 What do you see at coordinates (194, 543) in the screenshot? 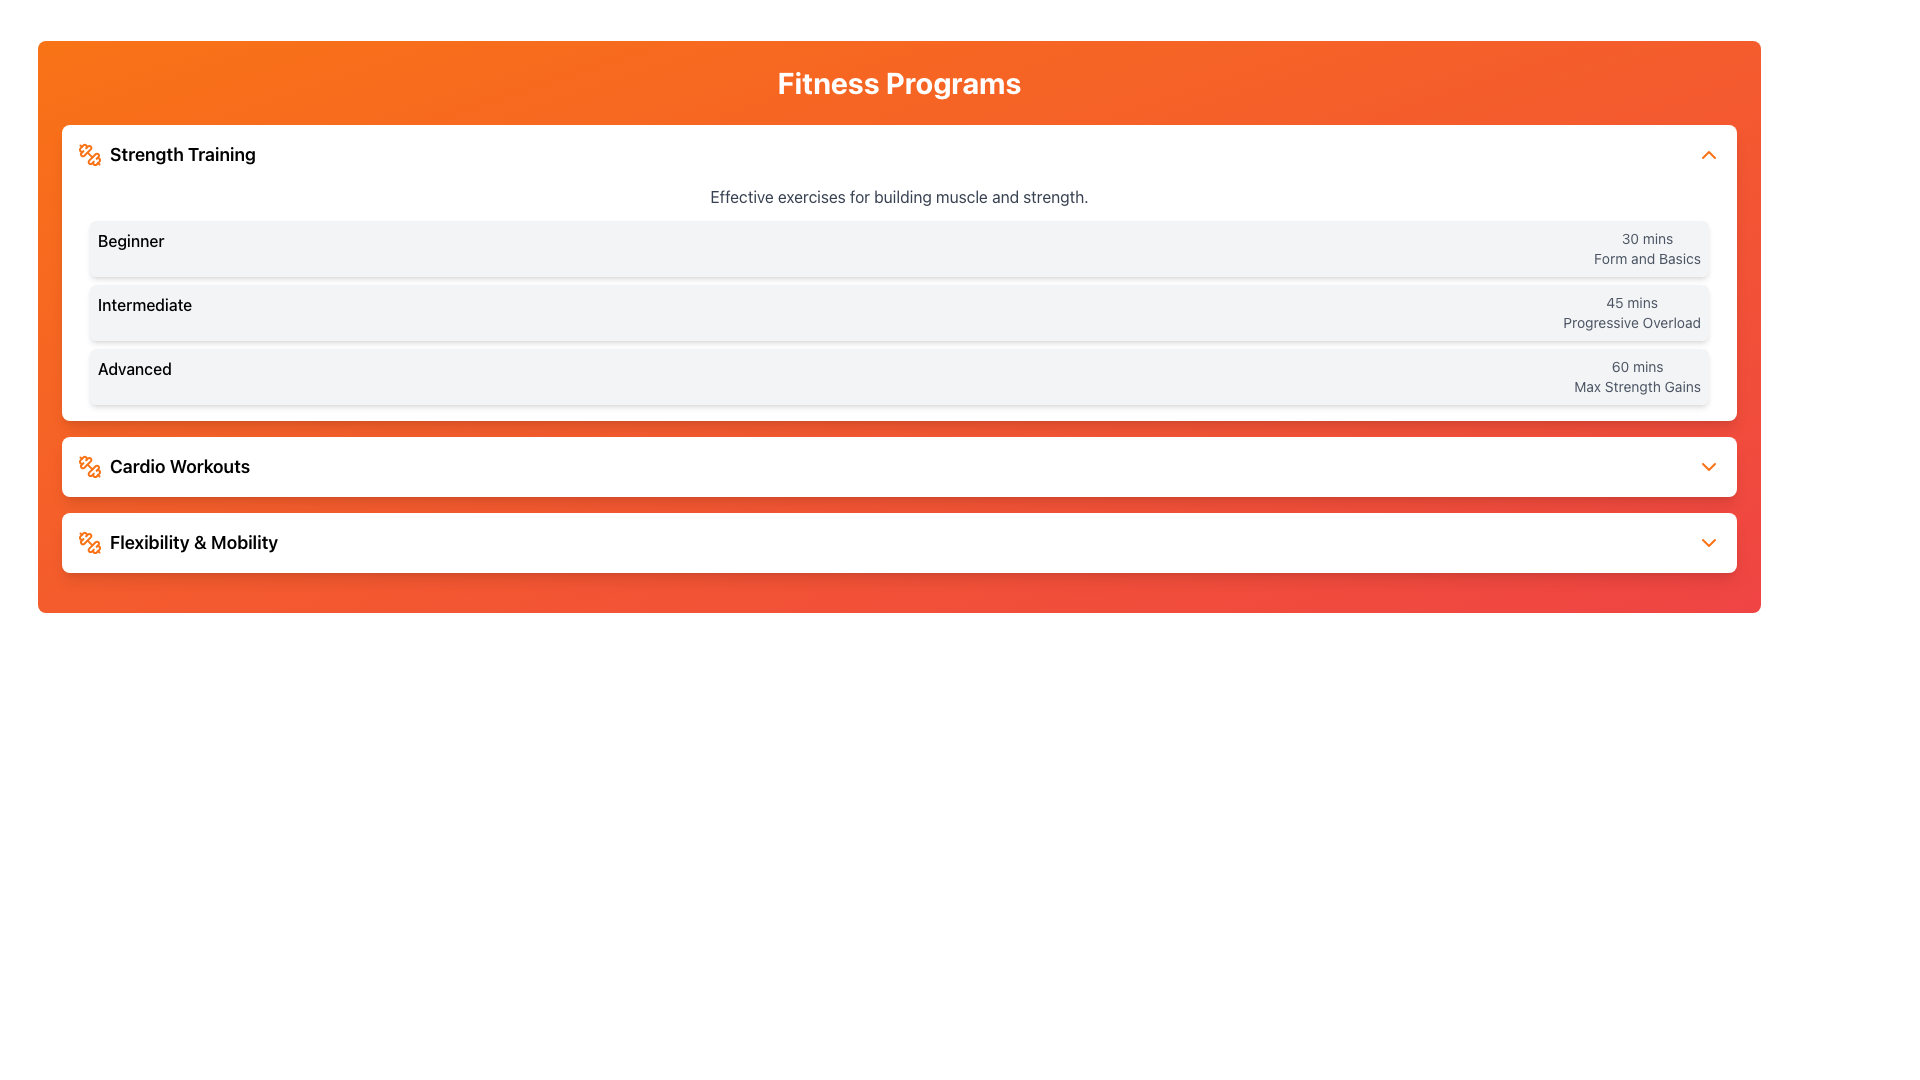
I see `the text label displaying 'Flexibility & Mobility'` at bounding box center [194, 543].